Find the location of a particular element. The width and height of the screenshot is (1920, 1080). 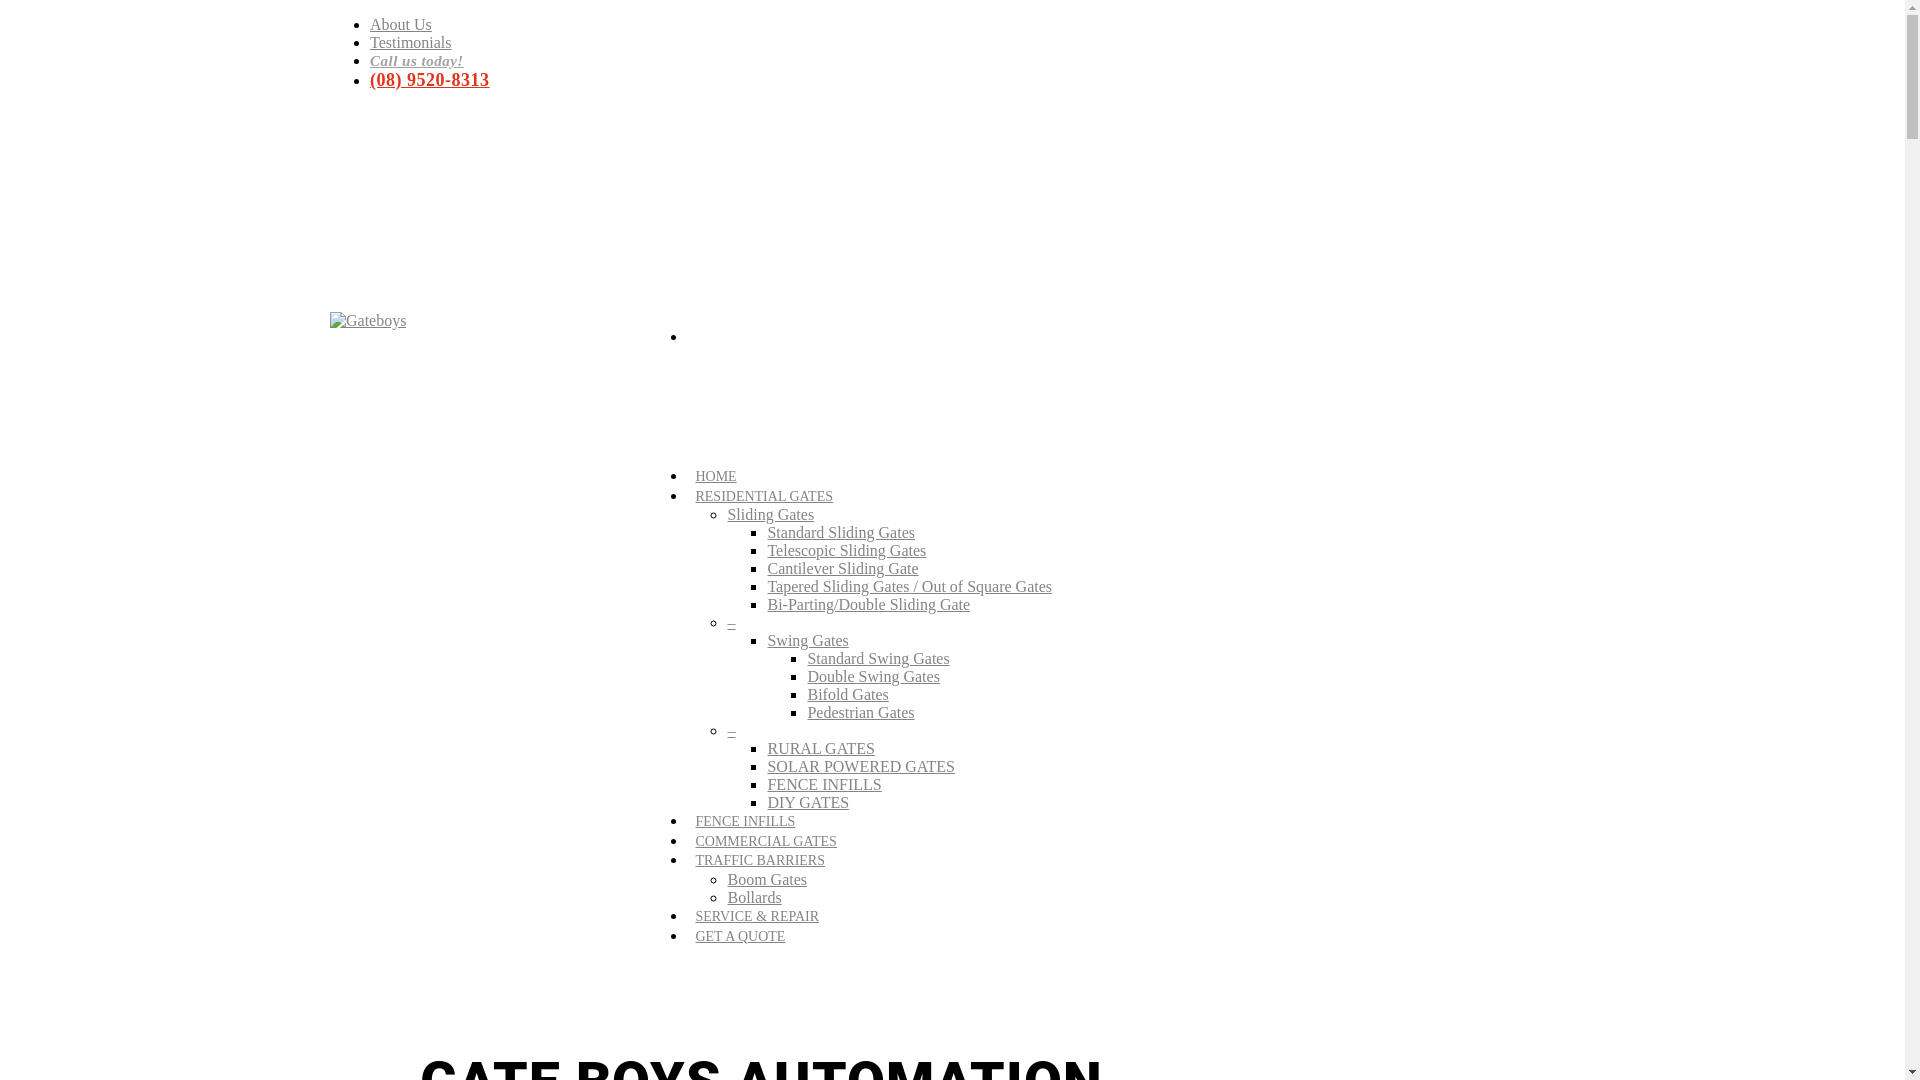

'GET A QUOTE' is located at coordinates (738, 941).